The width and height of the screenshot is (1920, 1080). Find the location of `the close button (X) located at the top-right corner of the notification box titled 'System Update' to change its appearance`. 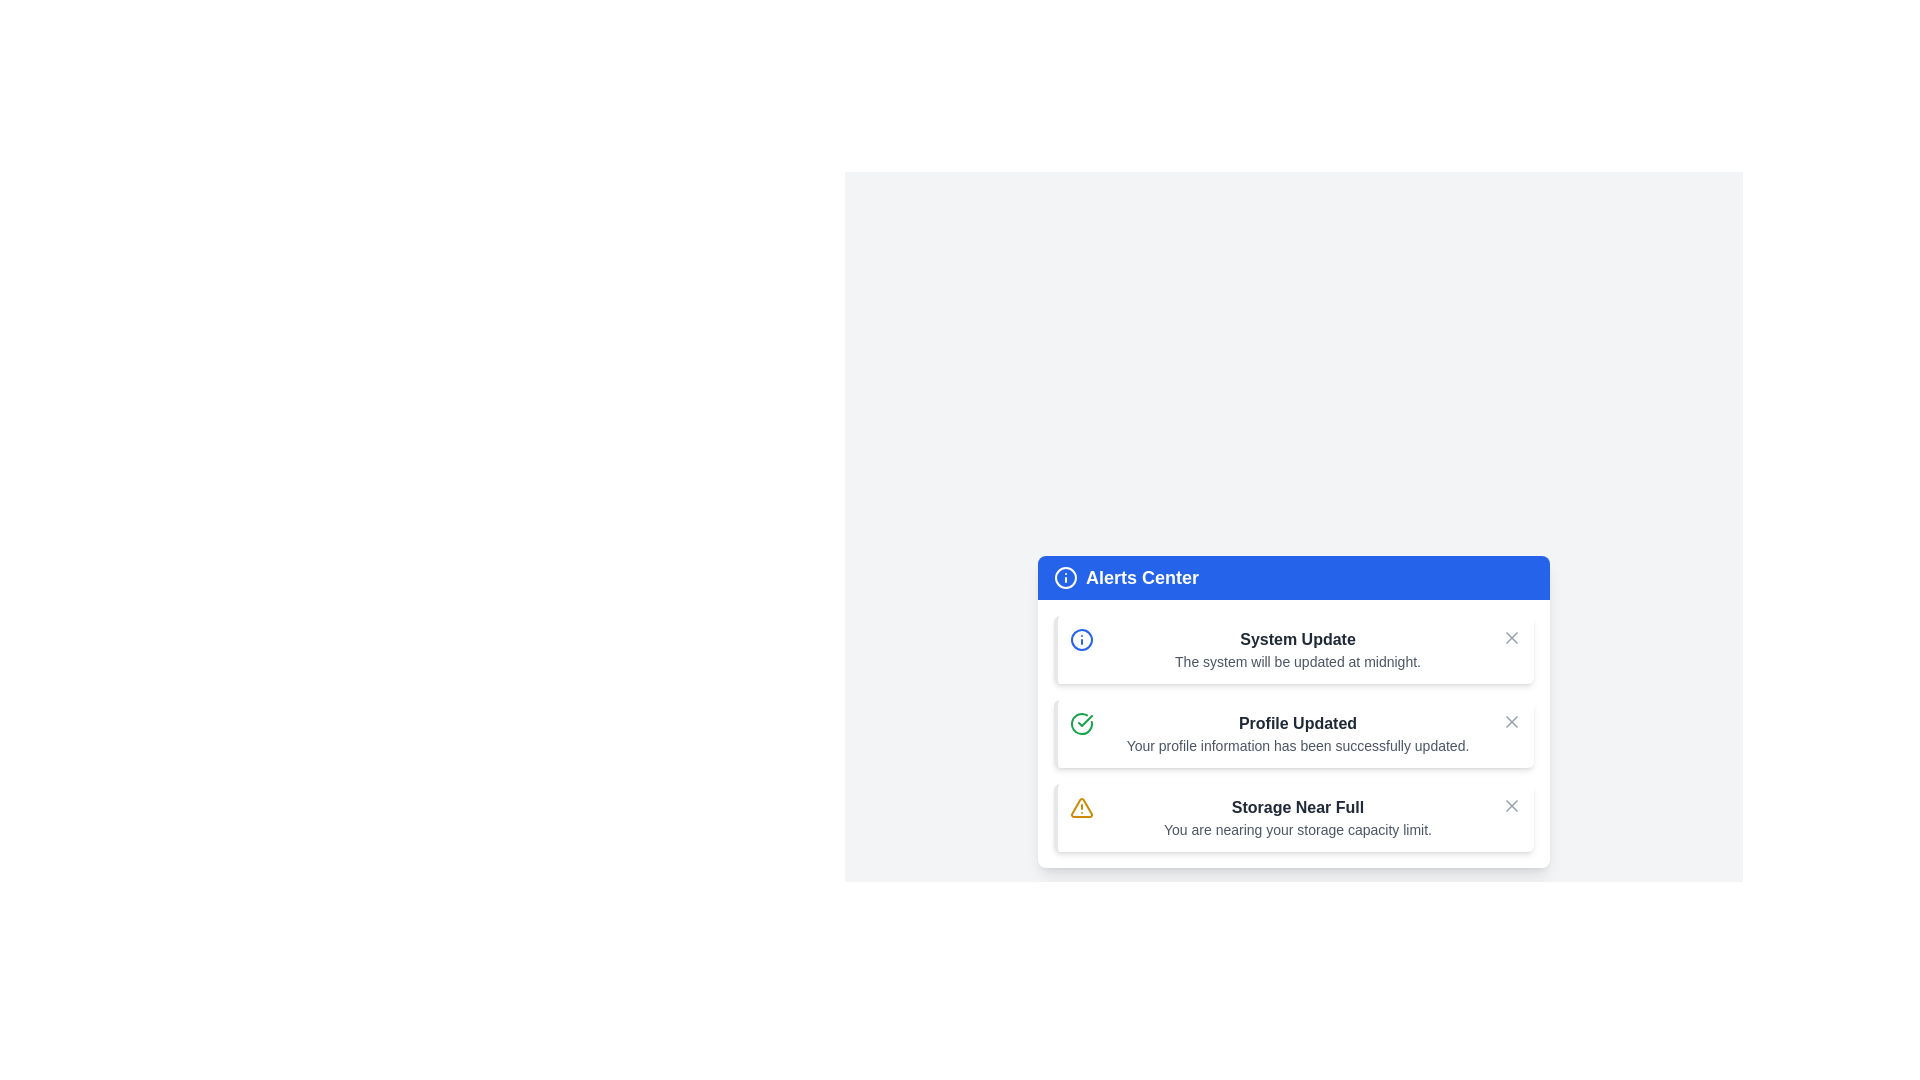

the close button (X) located at the top-right corner of the notification box titled 'System Update' to change its appearance is located at coordinates (1512, 637).